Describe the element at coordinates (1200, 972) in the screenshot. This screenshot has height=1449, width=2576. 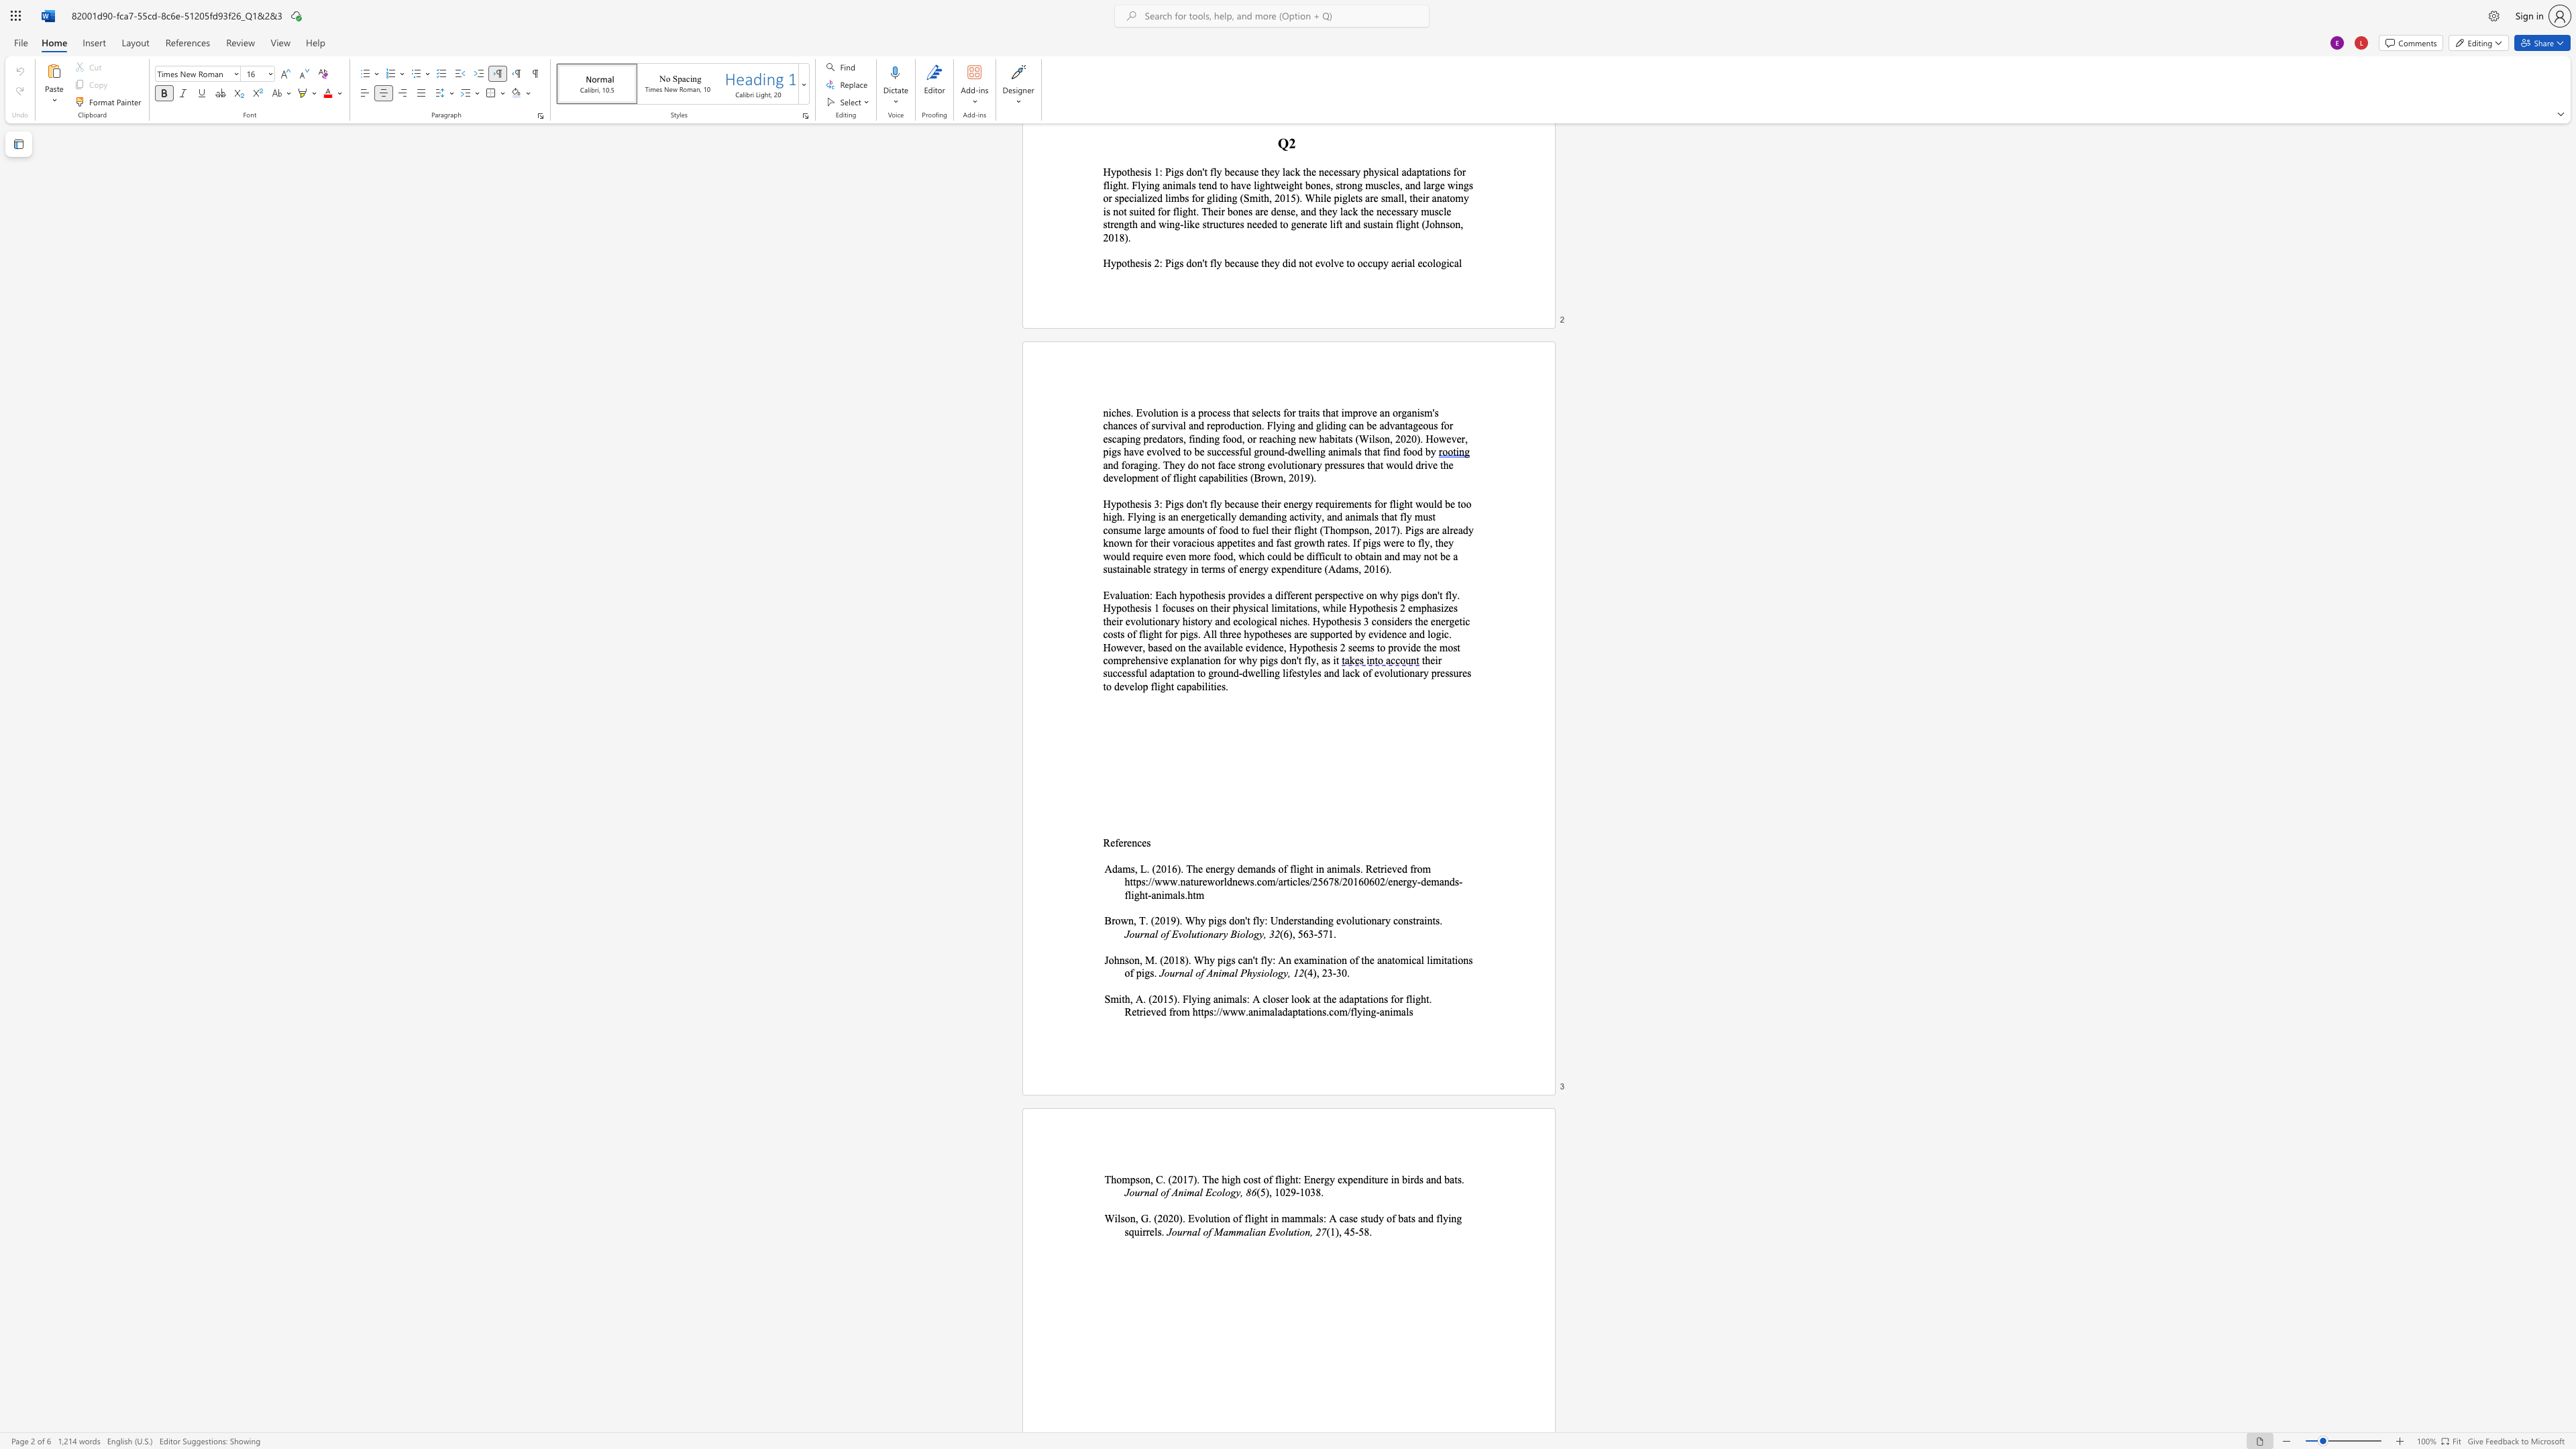
I see `the subset text "f Animal P" within the text "Journal of Animal Physiology, 12"` at that location.